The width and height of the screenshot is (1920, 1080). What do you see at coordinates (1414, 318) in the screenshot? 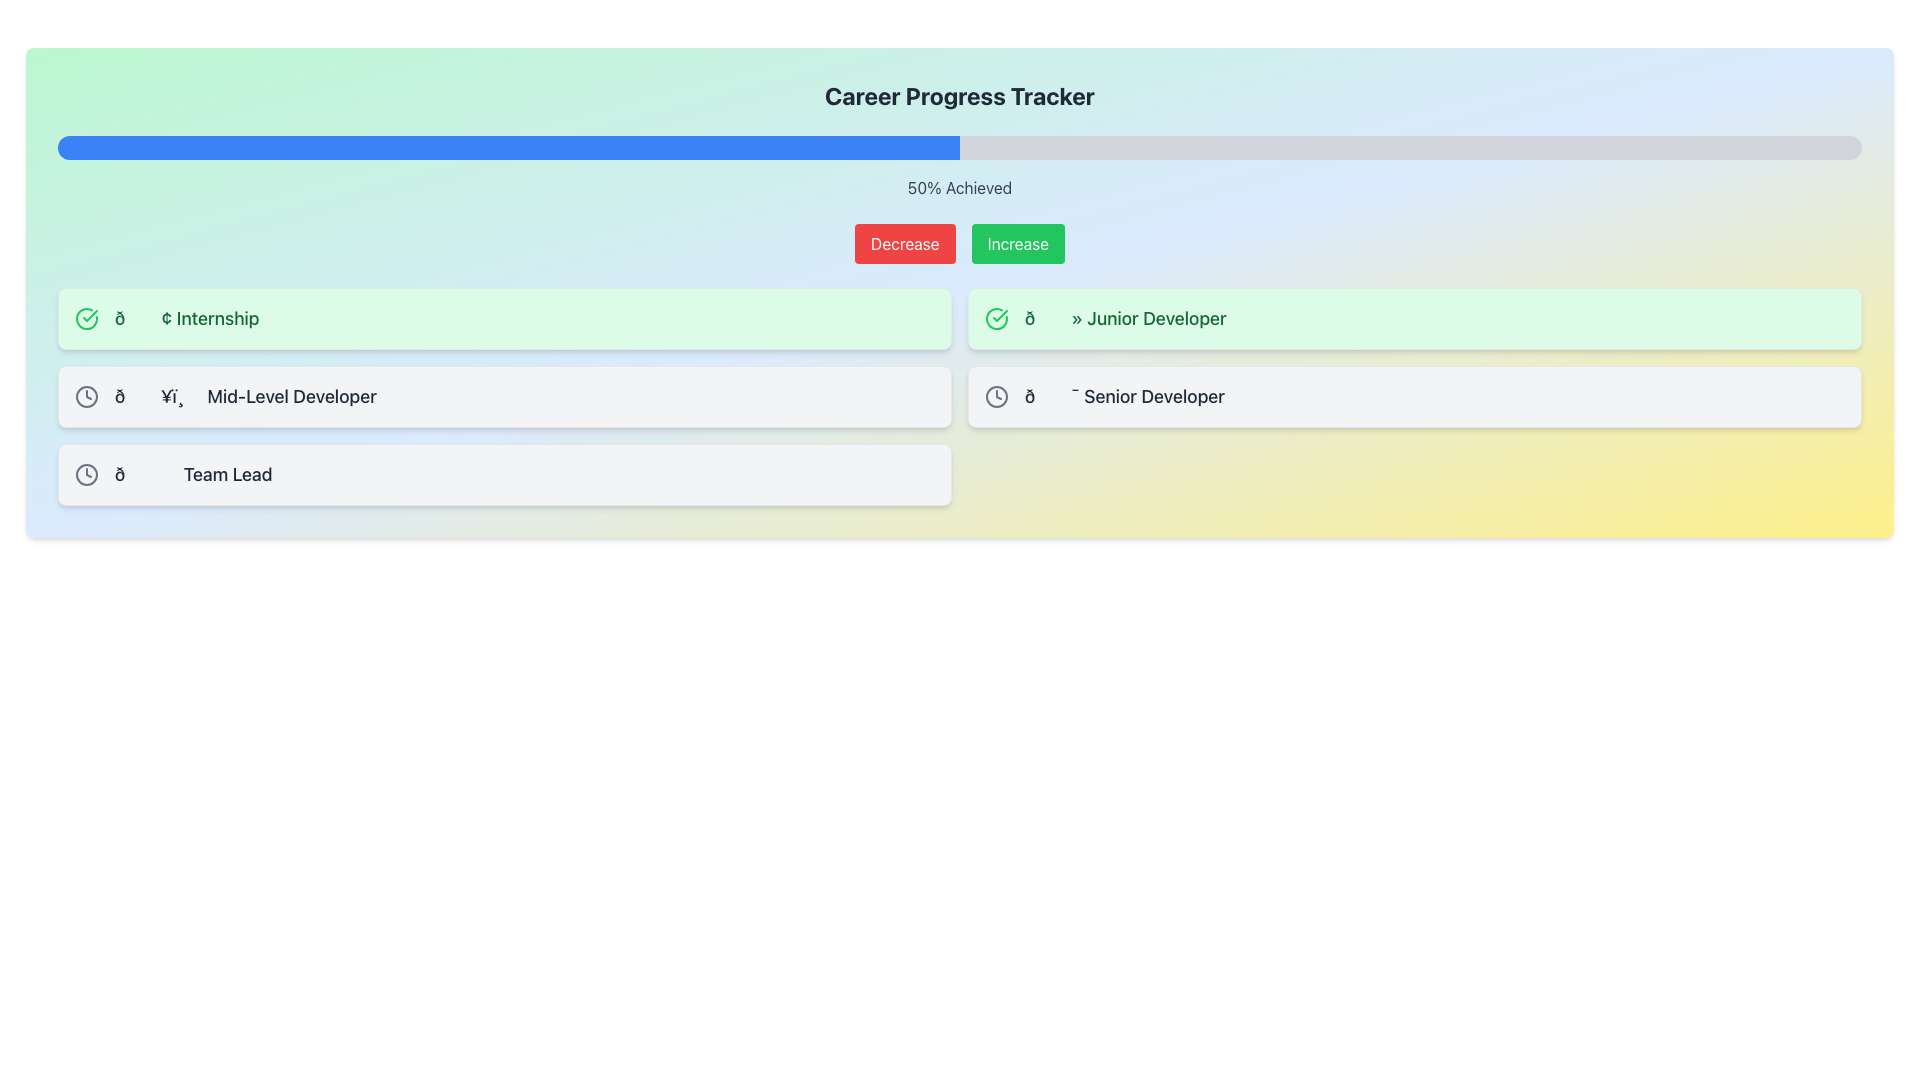
I see `the 'Junior Developer' panel located in the top row of the grid layout` at bounding box center [1414, 318].